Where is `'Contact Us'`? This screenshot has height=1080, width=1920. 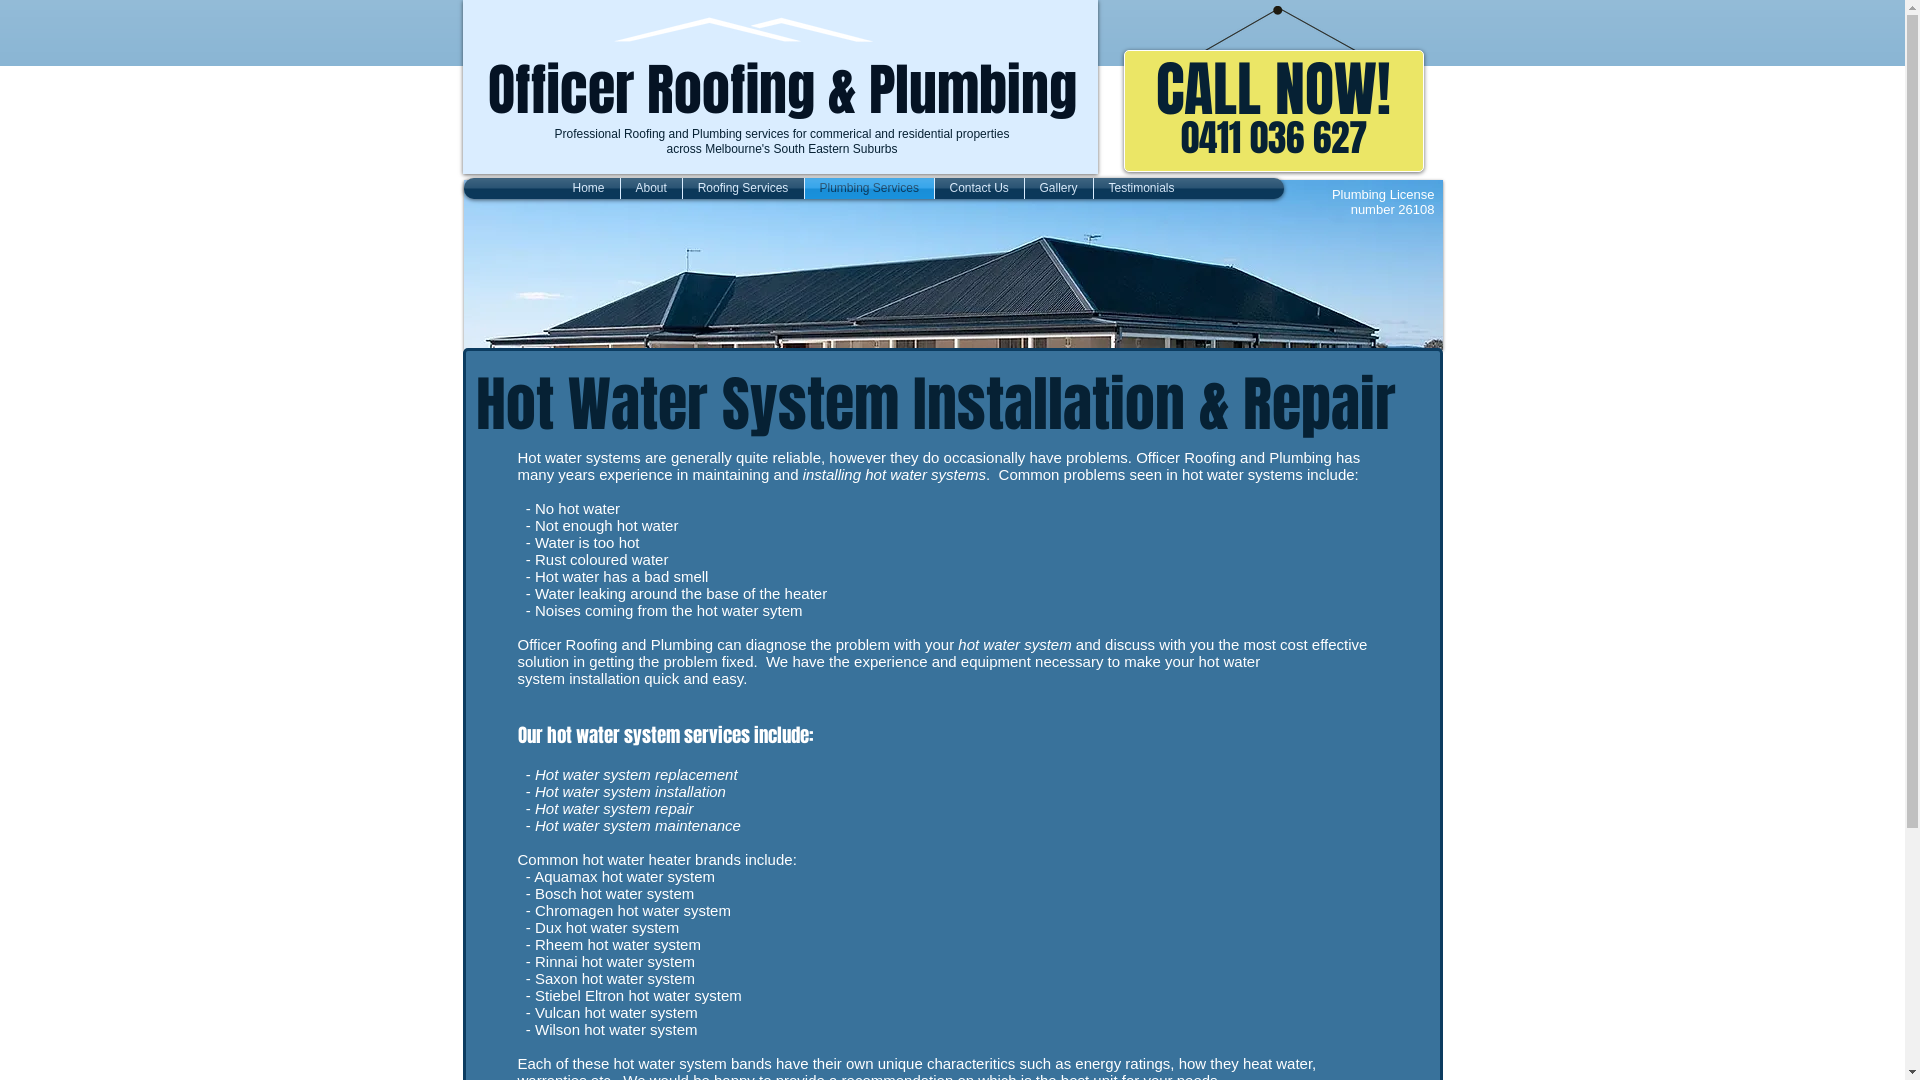 'Contact Us' is located at coordinates (978, 188).